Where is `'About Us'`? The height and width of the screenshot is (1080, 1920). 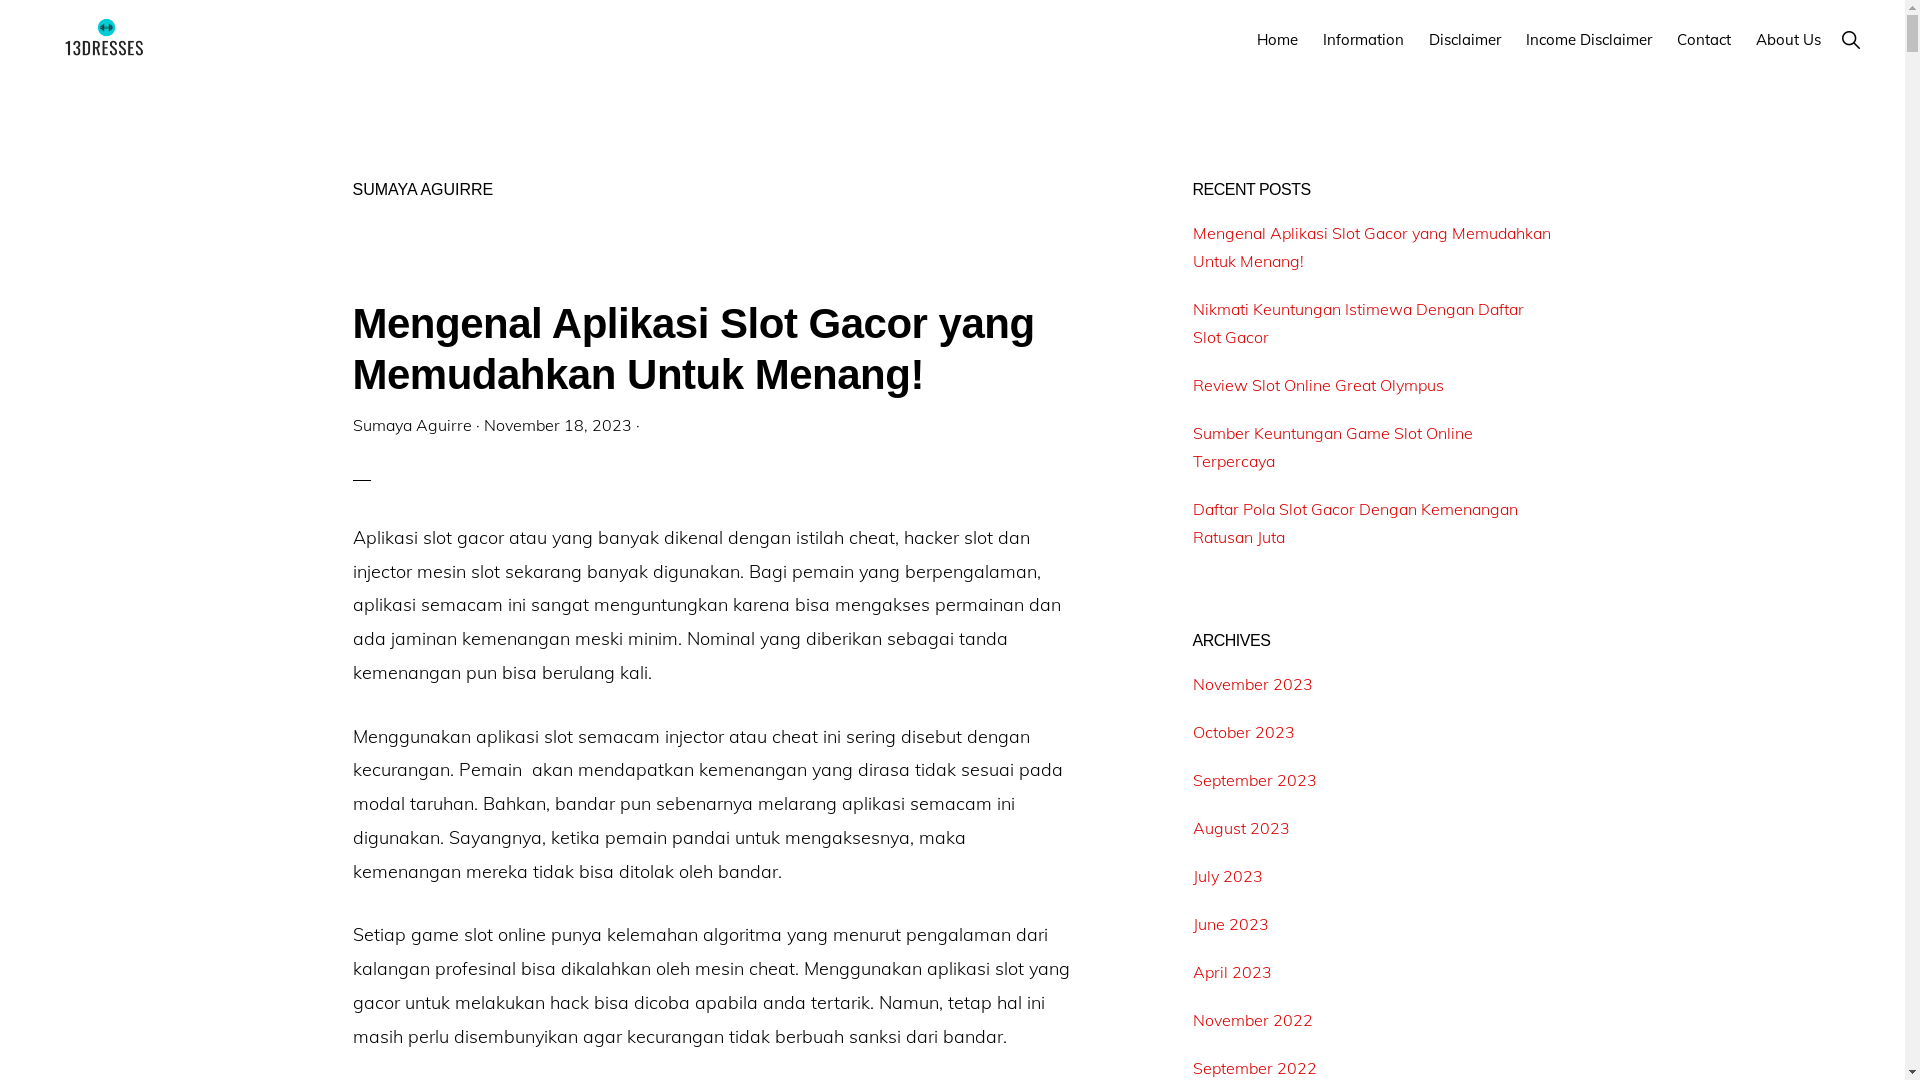 'About Us' is located at coordinates (1788, 39).